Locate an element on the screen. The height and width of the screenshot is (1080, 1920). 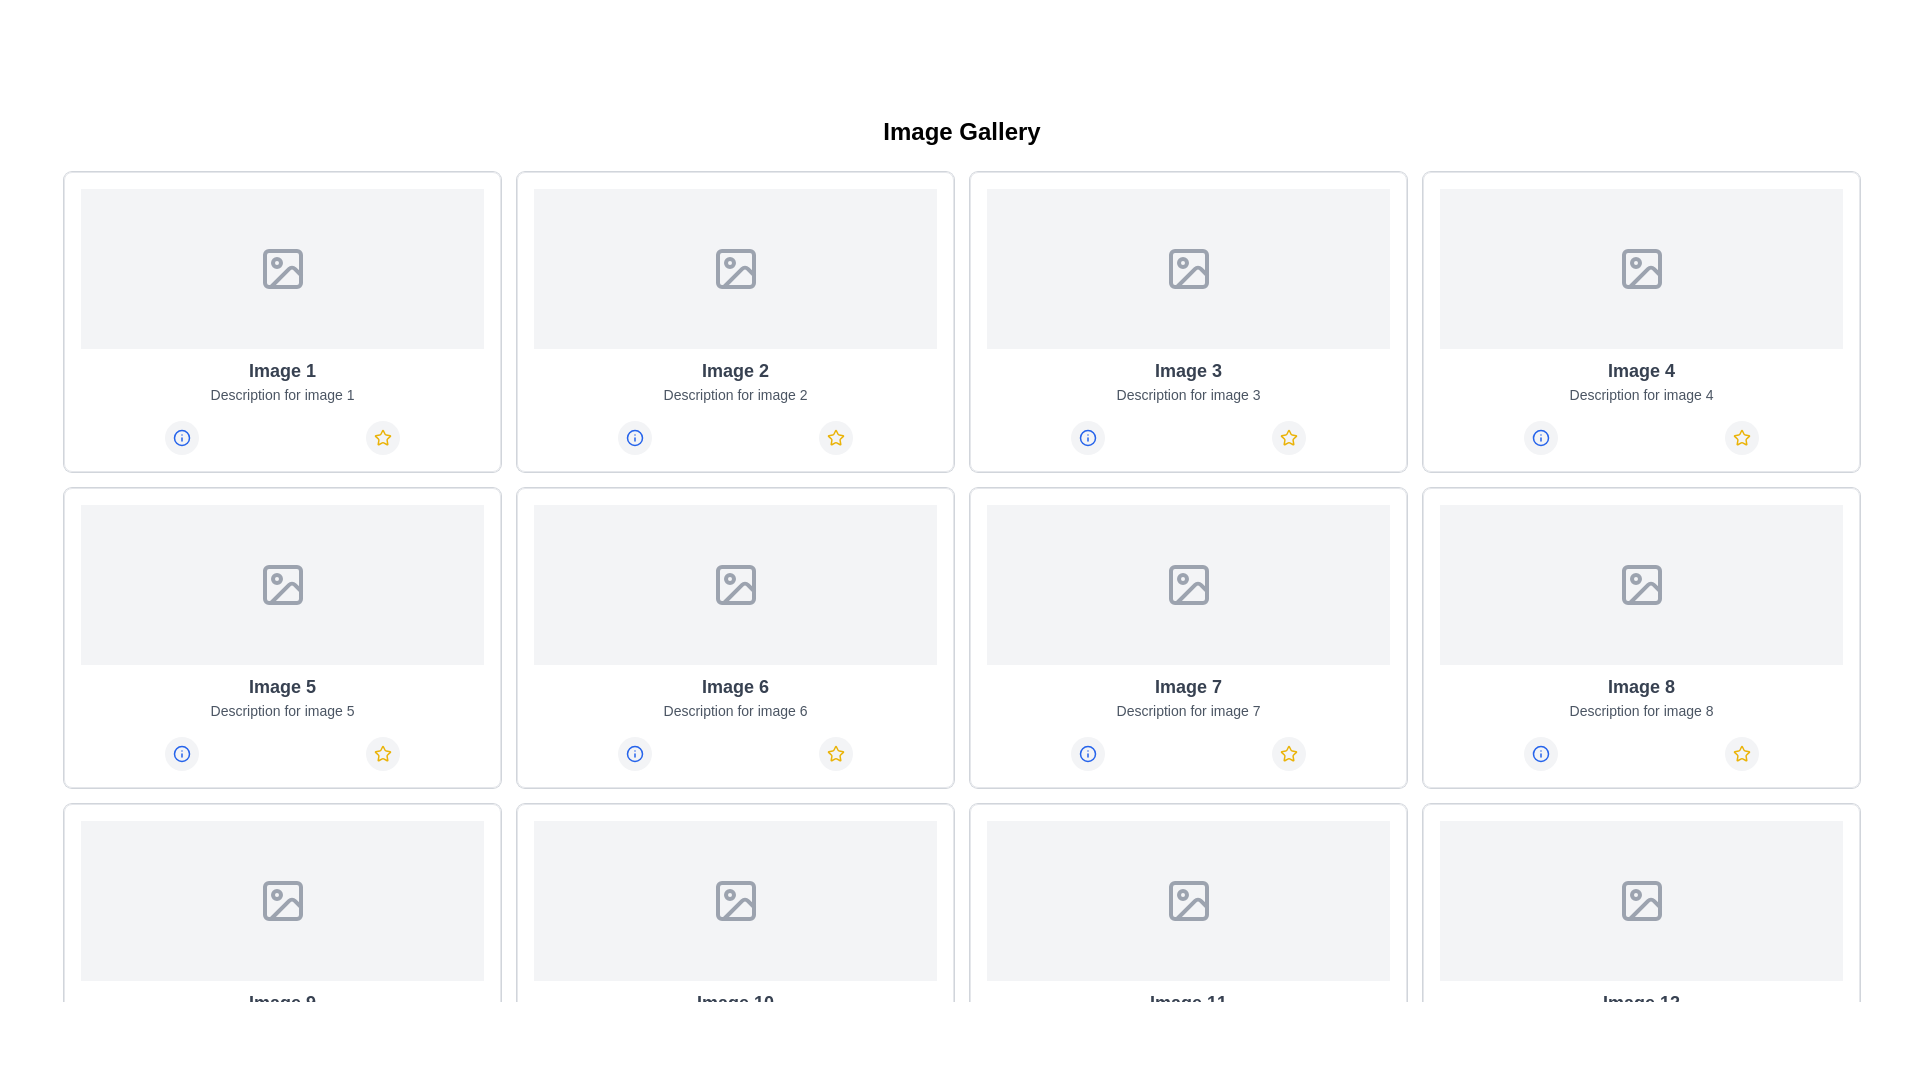
the text label located beneath the title 'Image 3' in the first row of the gallery grid, which provides descriptive context for the image is located at coordinates (1188, 394).